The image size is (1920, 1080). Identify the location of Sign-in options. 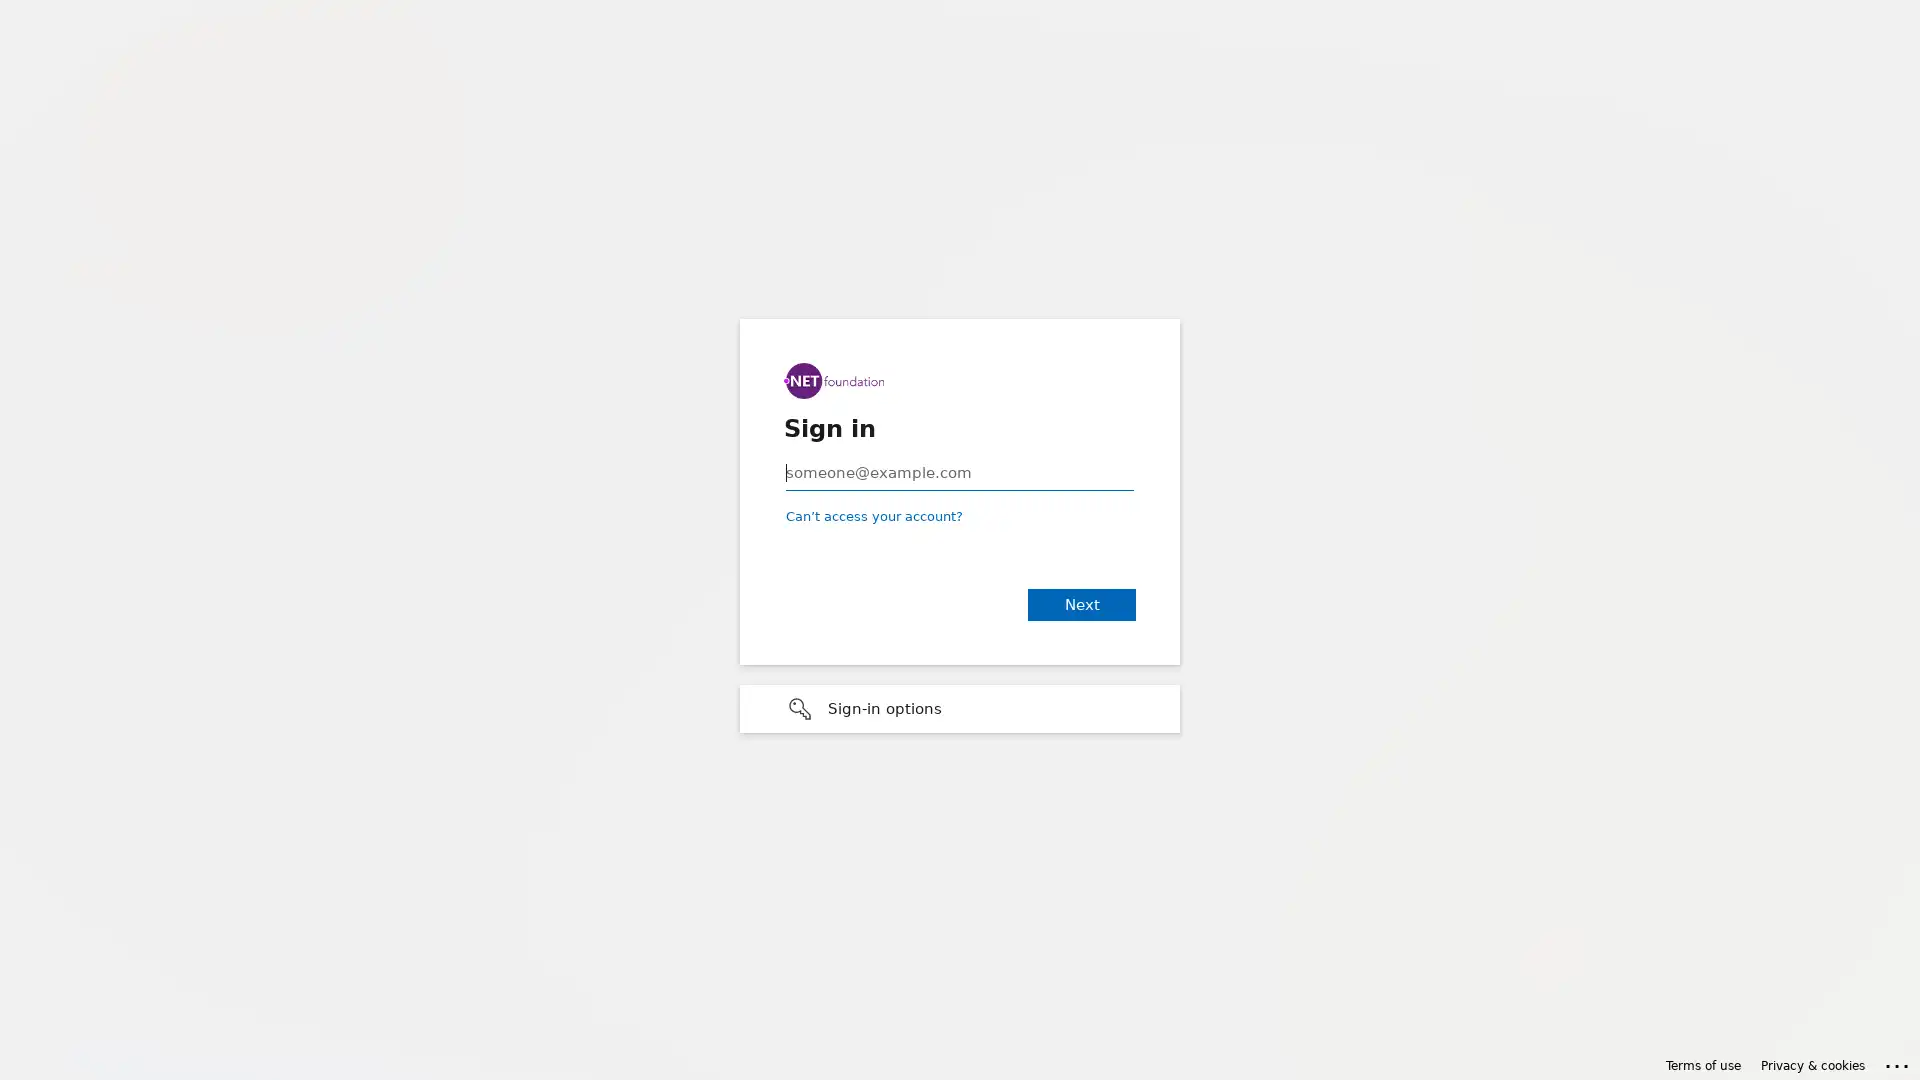
(960, 708).